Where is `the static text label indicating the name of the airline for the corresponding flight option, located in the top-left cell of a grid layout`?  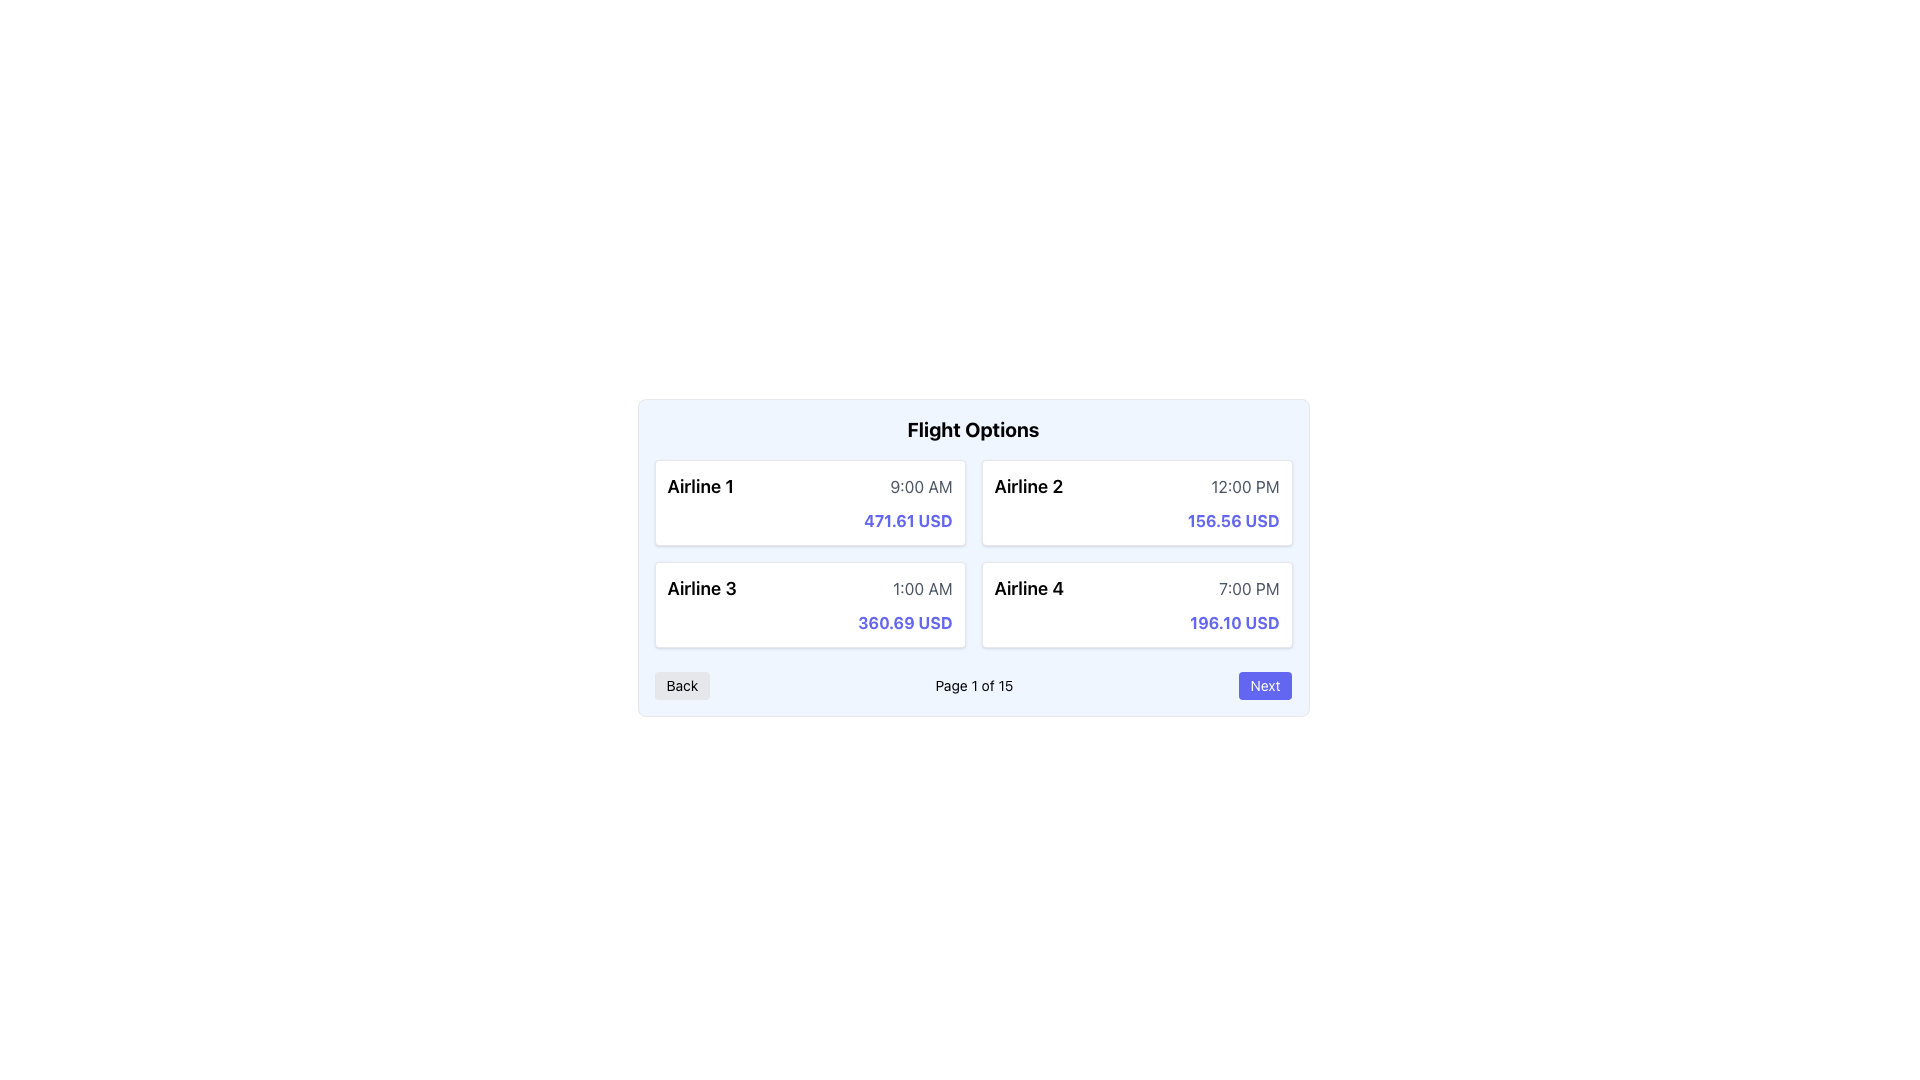
the static text label indicating the name of the airline for the corresponding flight option, located in the top-left cell of a grid layout is located at coordinates (700, 486).